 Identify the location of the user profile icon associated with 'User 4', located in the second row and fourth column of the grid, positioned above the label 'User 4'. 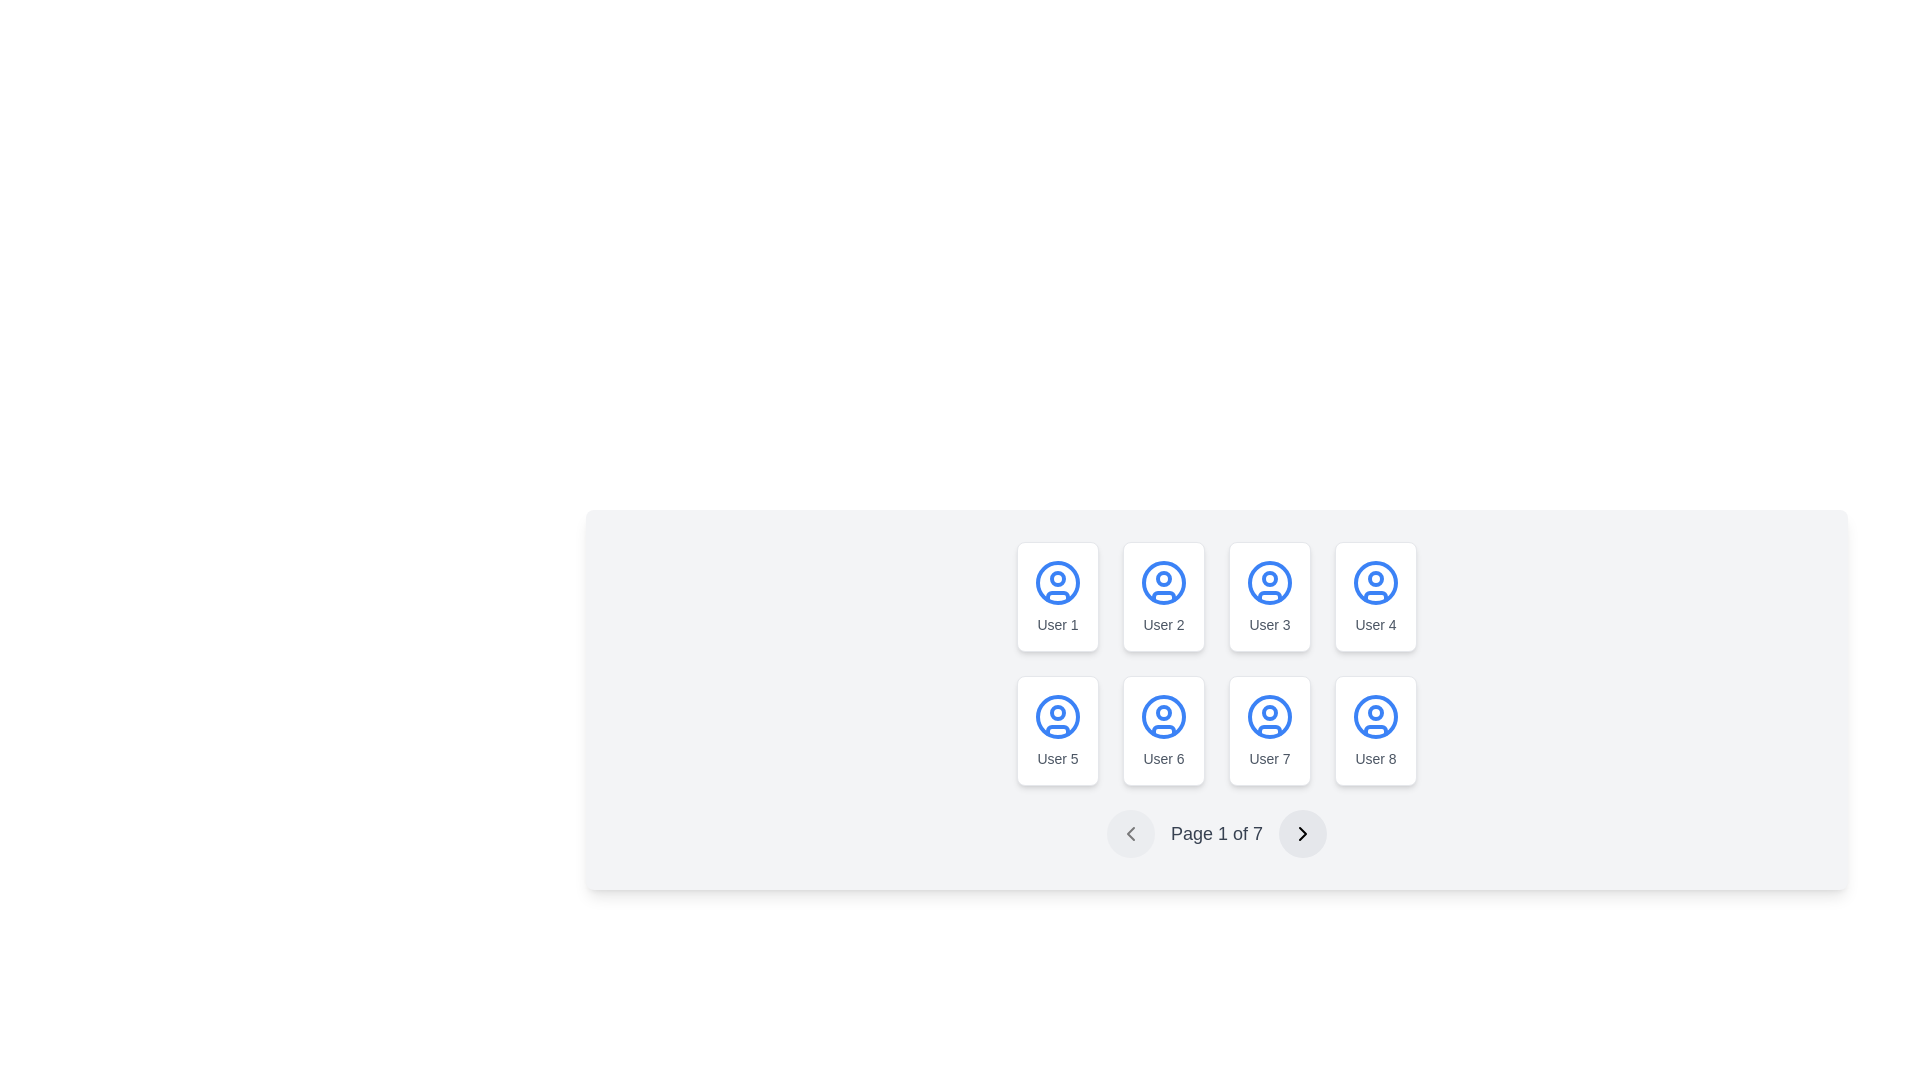
(1375, 582).